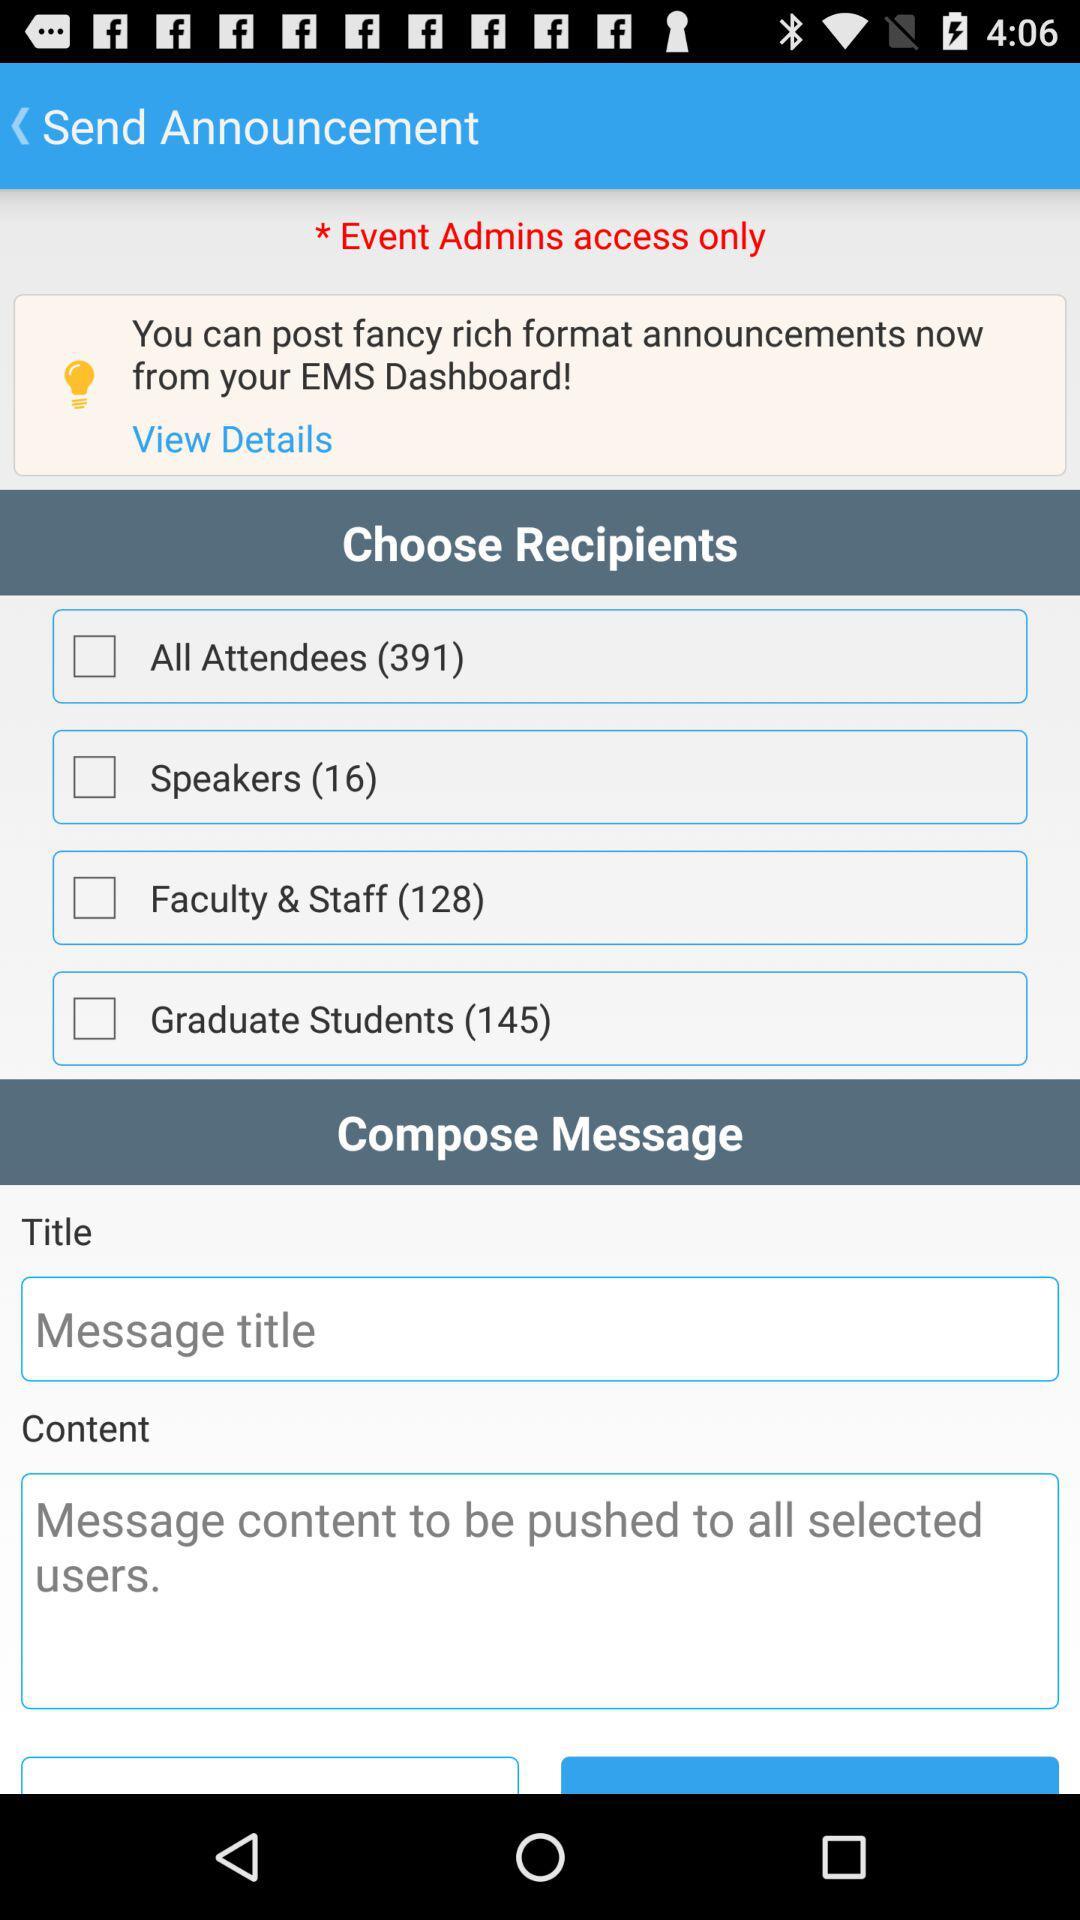 The height and width of the screenshot is (1920, 1080). What do you see at coordinates (540, 1590) in the screenshot?
I see `type message` at bounding box center [540, 1590].